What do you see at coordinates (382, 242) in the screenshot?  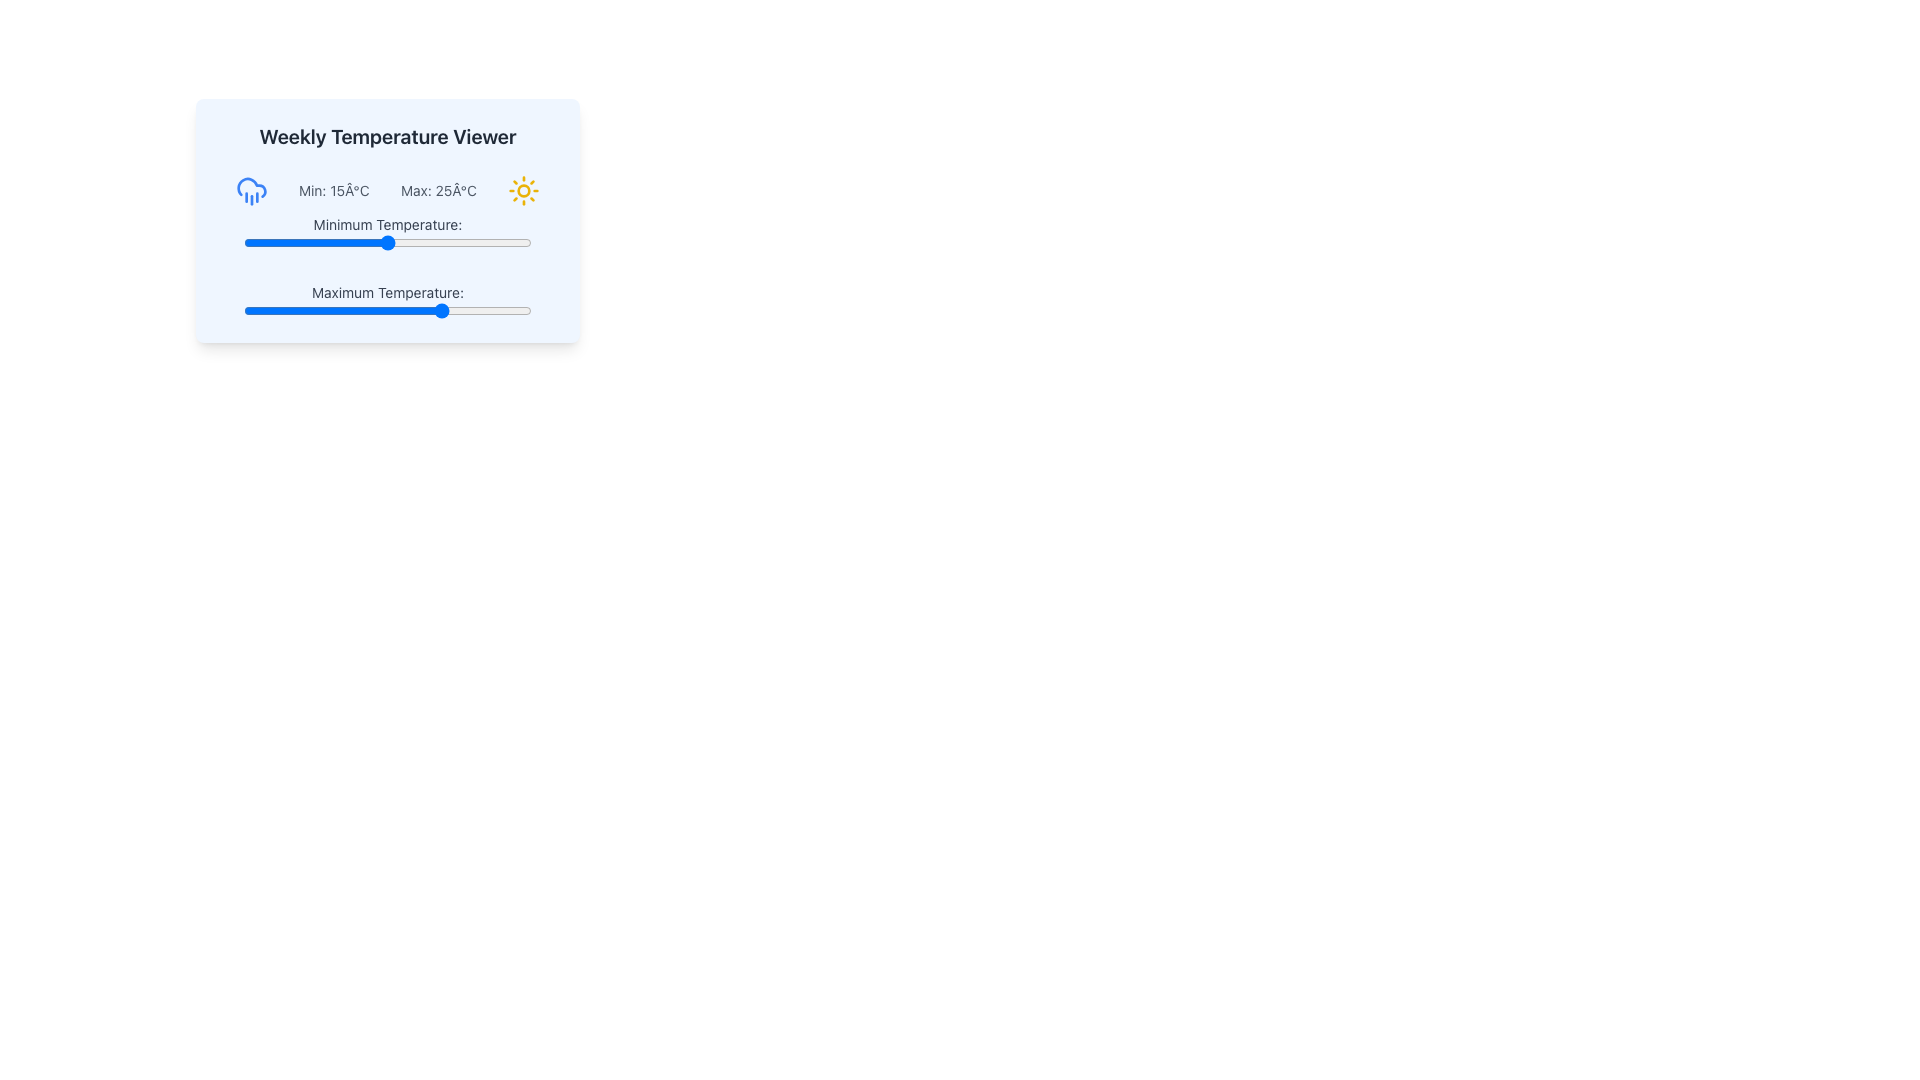 I see `the minimum temperature` at bounding box center [382, 242].